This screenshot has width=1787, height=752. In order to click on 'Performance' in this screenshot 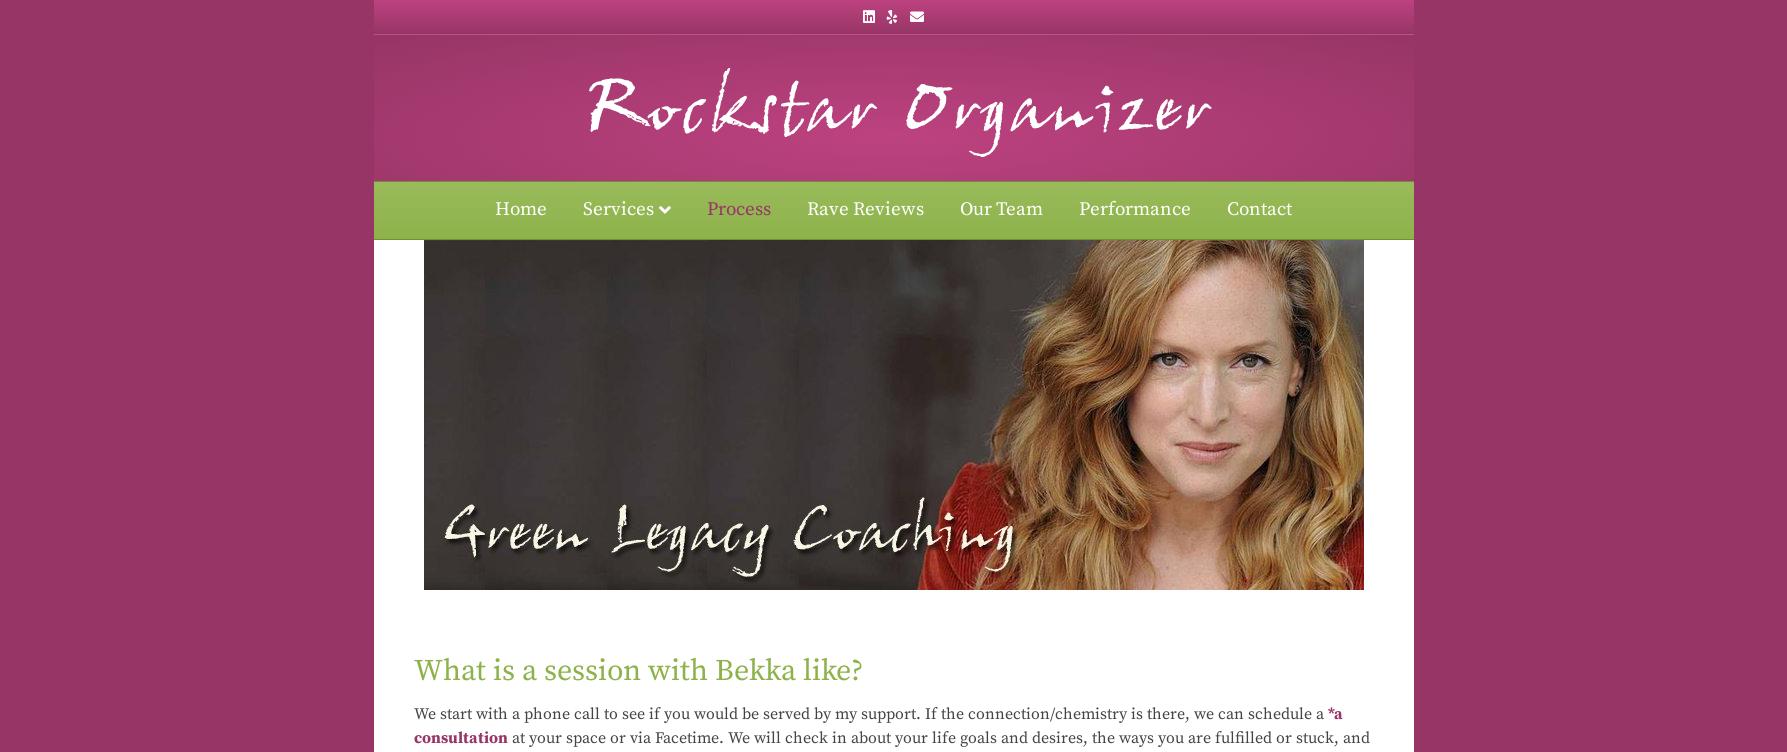, I will do `click(1078, 209)`.